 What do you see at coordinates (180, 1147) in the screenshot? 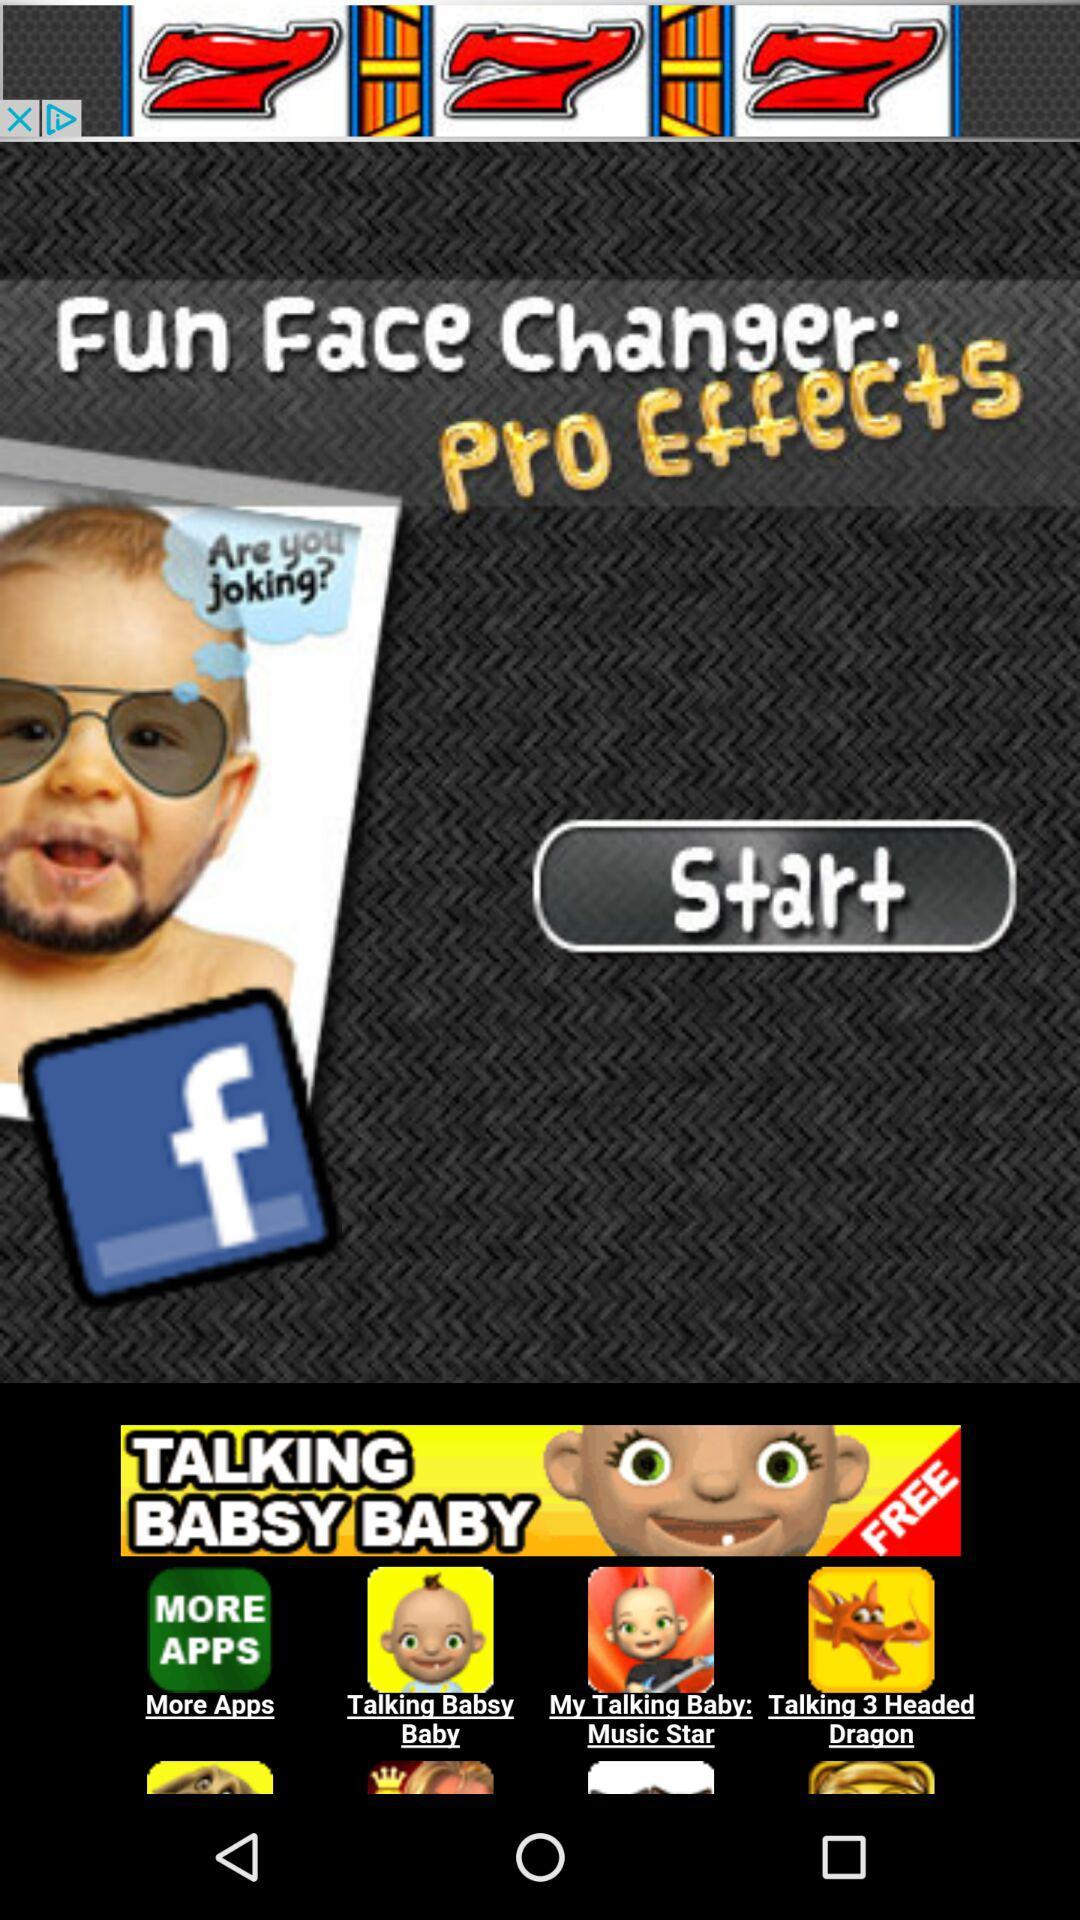
I see `visit facebook` at bounding box center [180, 1147].